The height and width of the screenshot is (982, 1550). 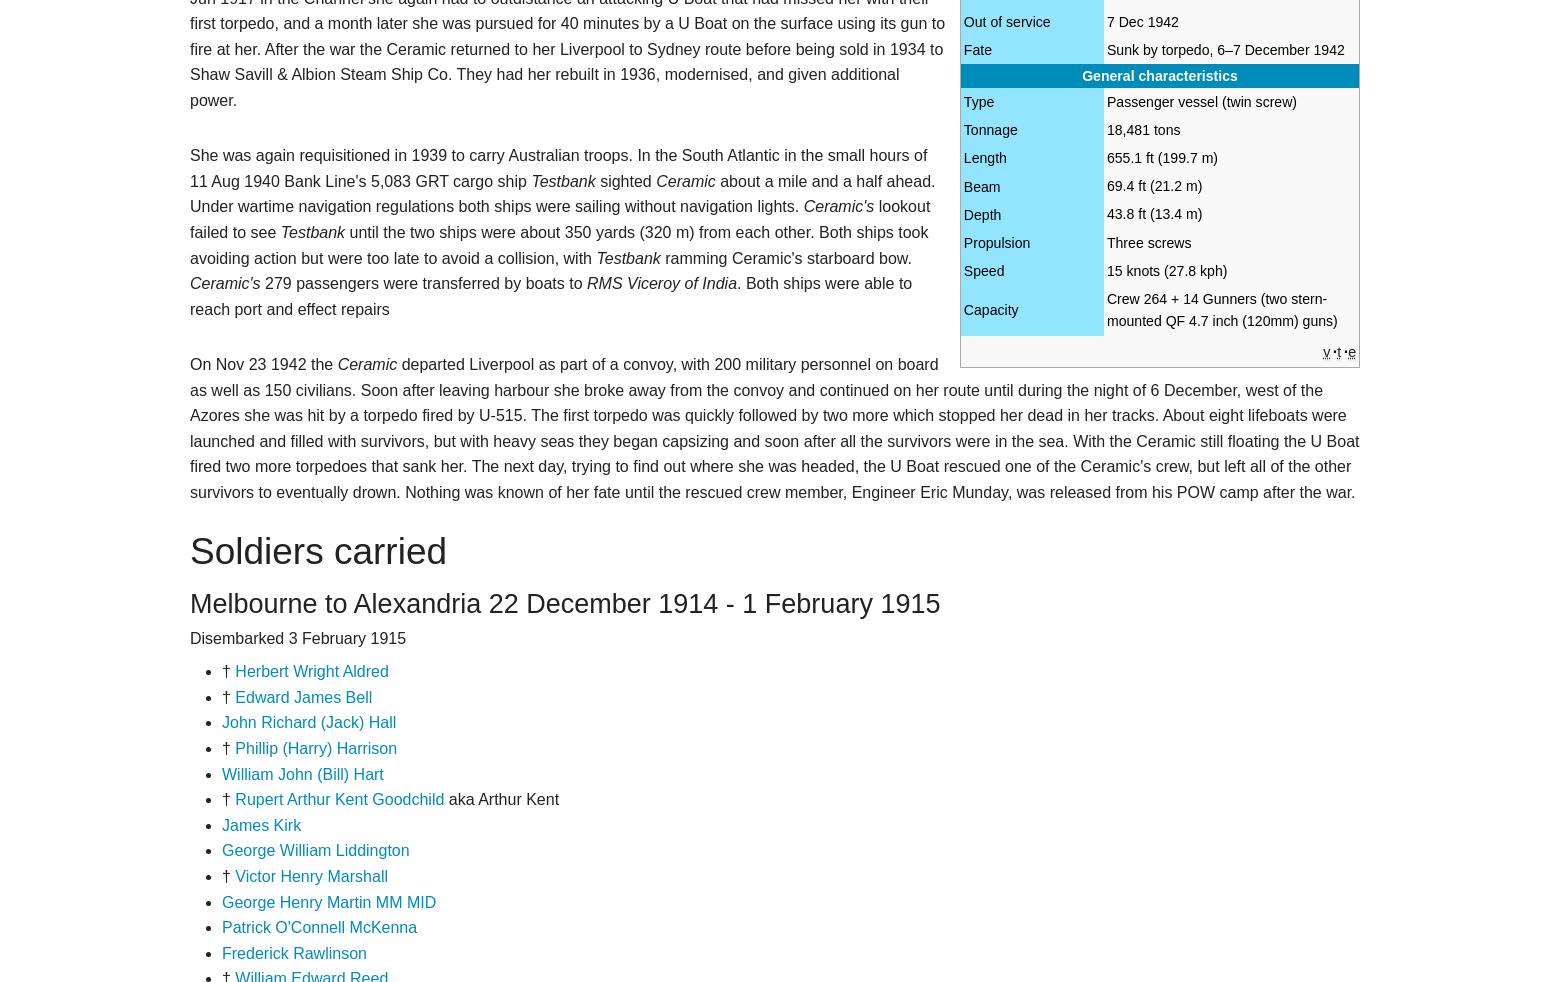 What do you see at coordinates (259, 283) in the screenshot?
I see `'279 passengers were transferred by boats to'` at bounding box center [259, 283].